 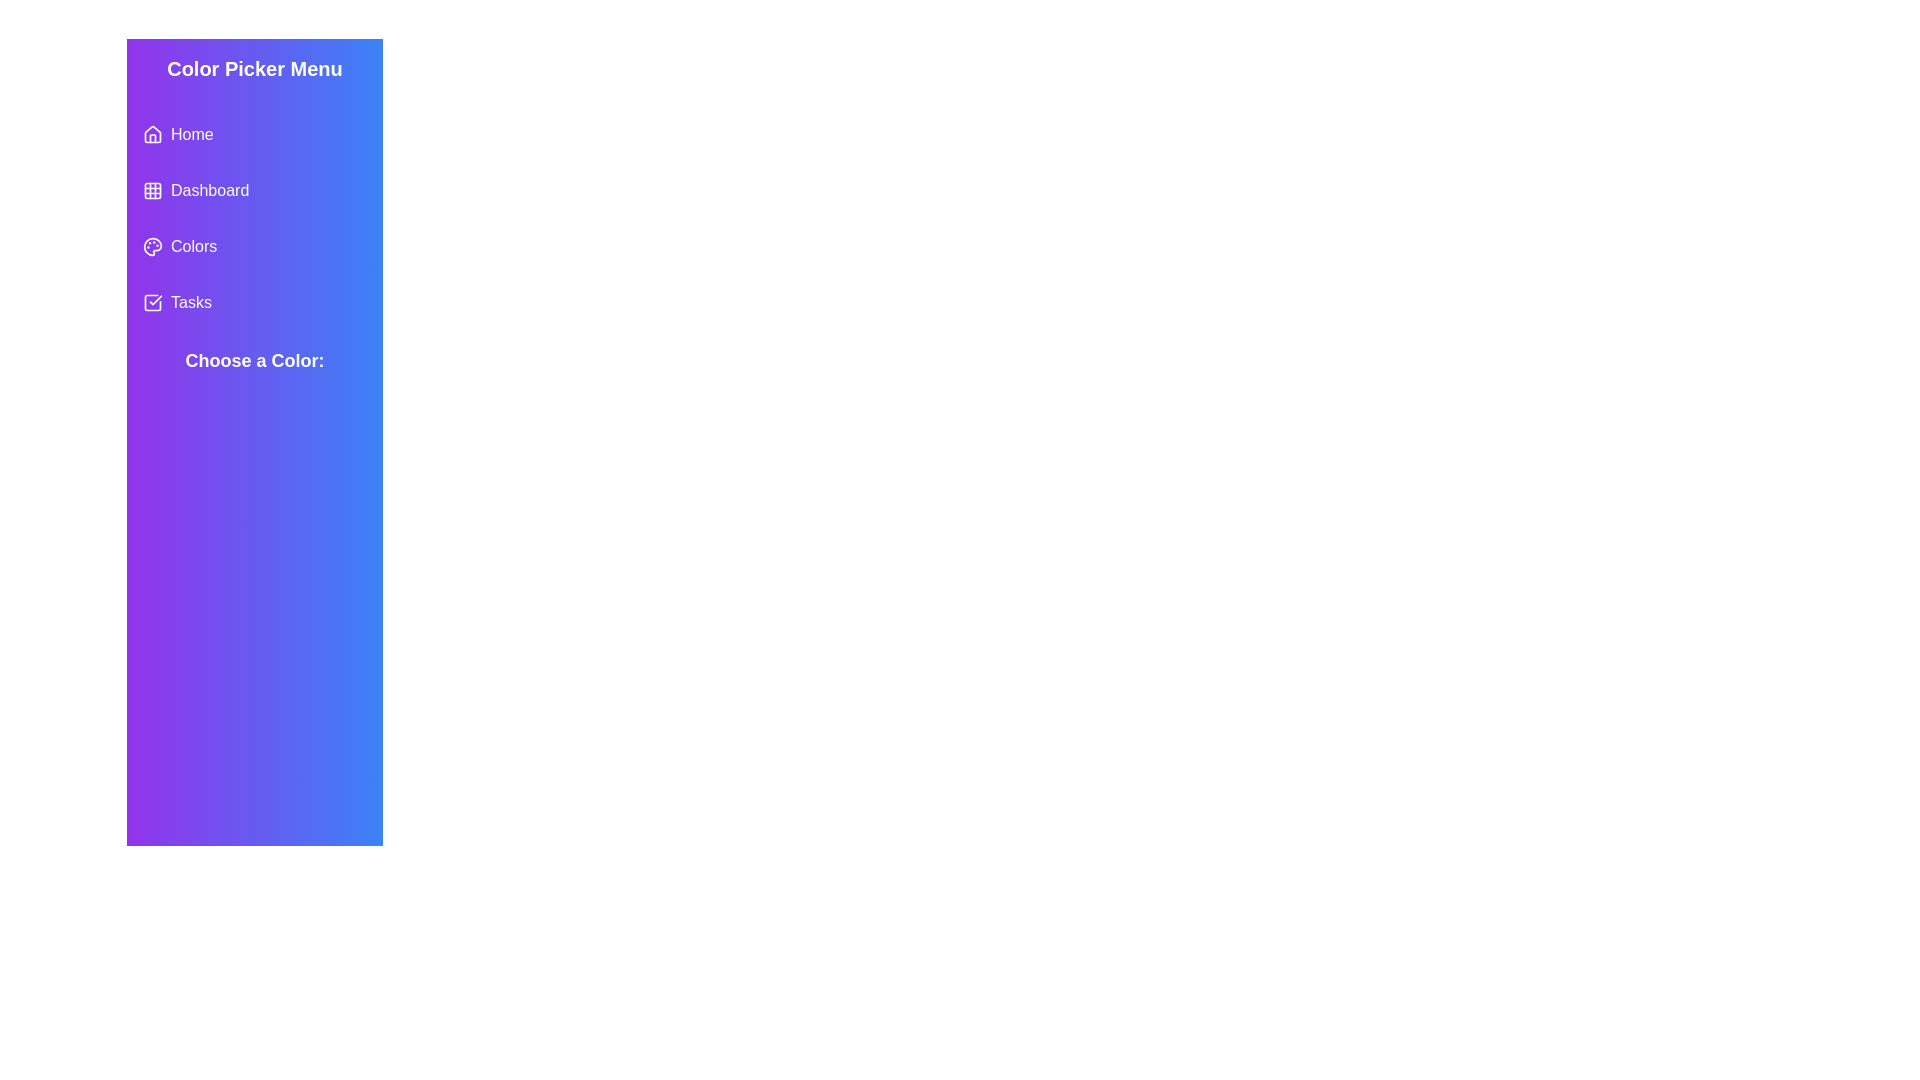 What do you see at coordinates (152, 303) in the screenshot?
I see `the task status icon located immediately to the left of the 'Tasks' text in the vertical menu` at bounding box center [152, 303].